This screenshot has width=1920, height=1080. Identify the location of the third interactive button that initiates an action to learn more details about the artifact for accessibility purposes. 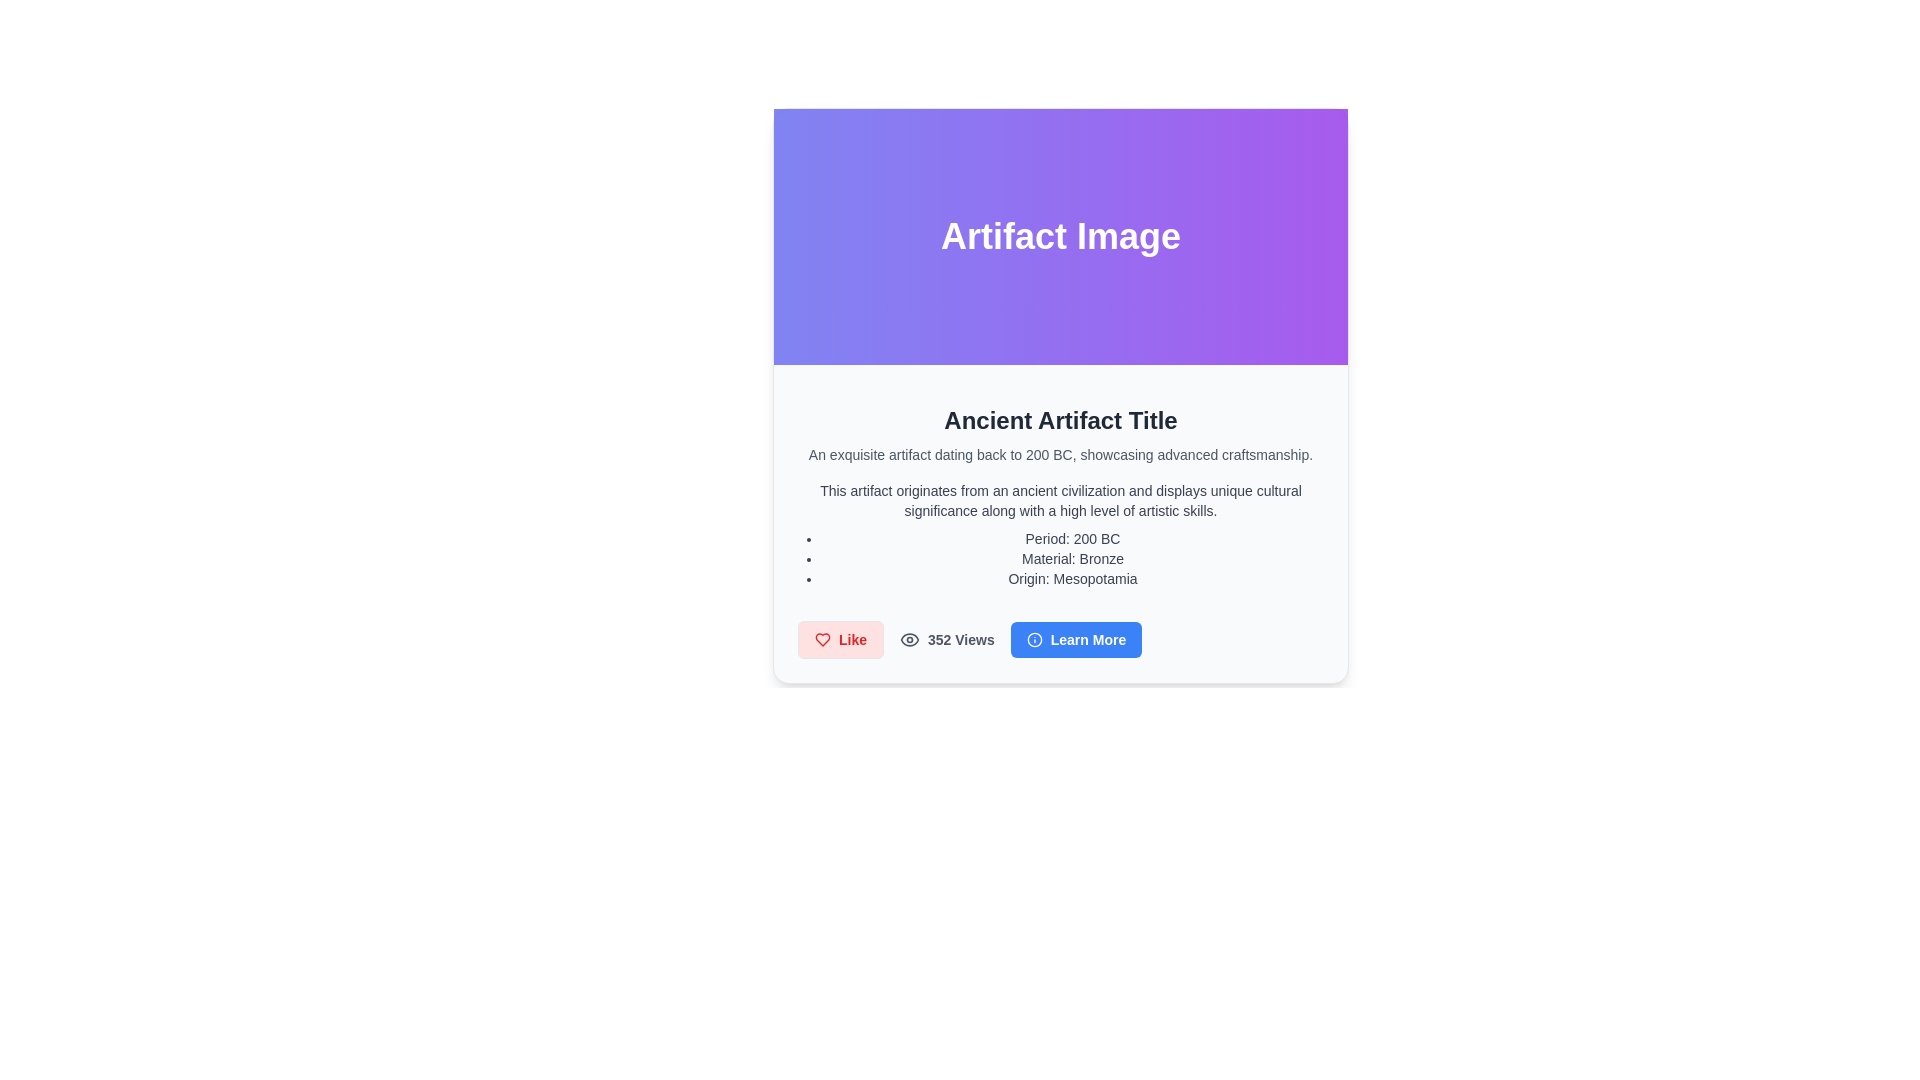
(1075, 640).